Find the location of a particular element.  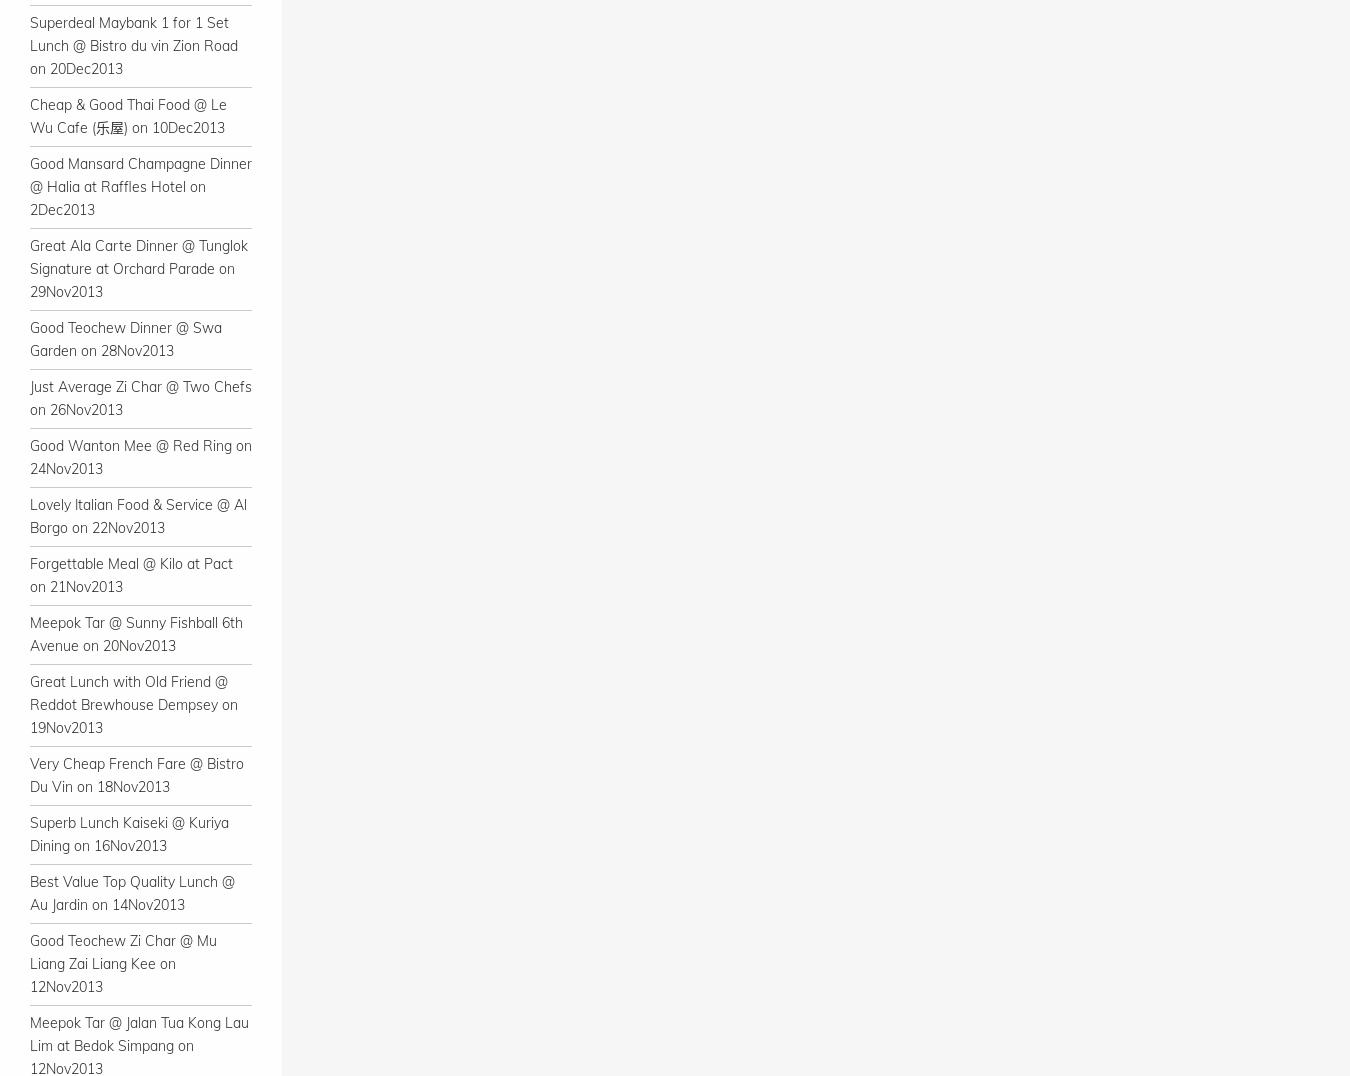

'Cheap & Good Thai Food @ Le Wu Cafe (乐屋) on 10Dec2013' is located at coordinates (128, 115).